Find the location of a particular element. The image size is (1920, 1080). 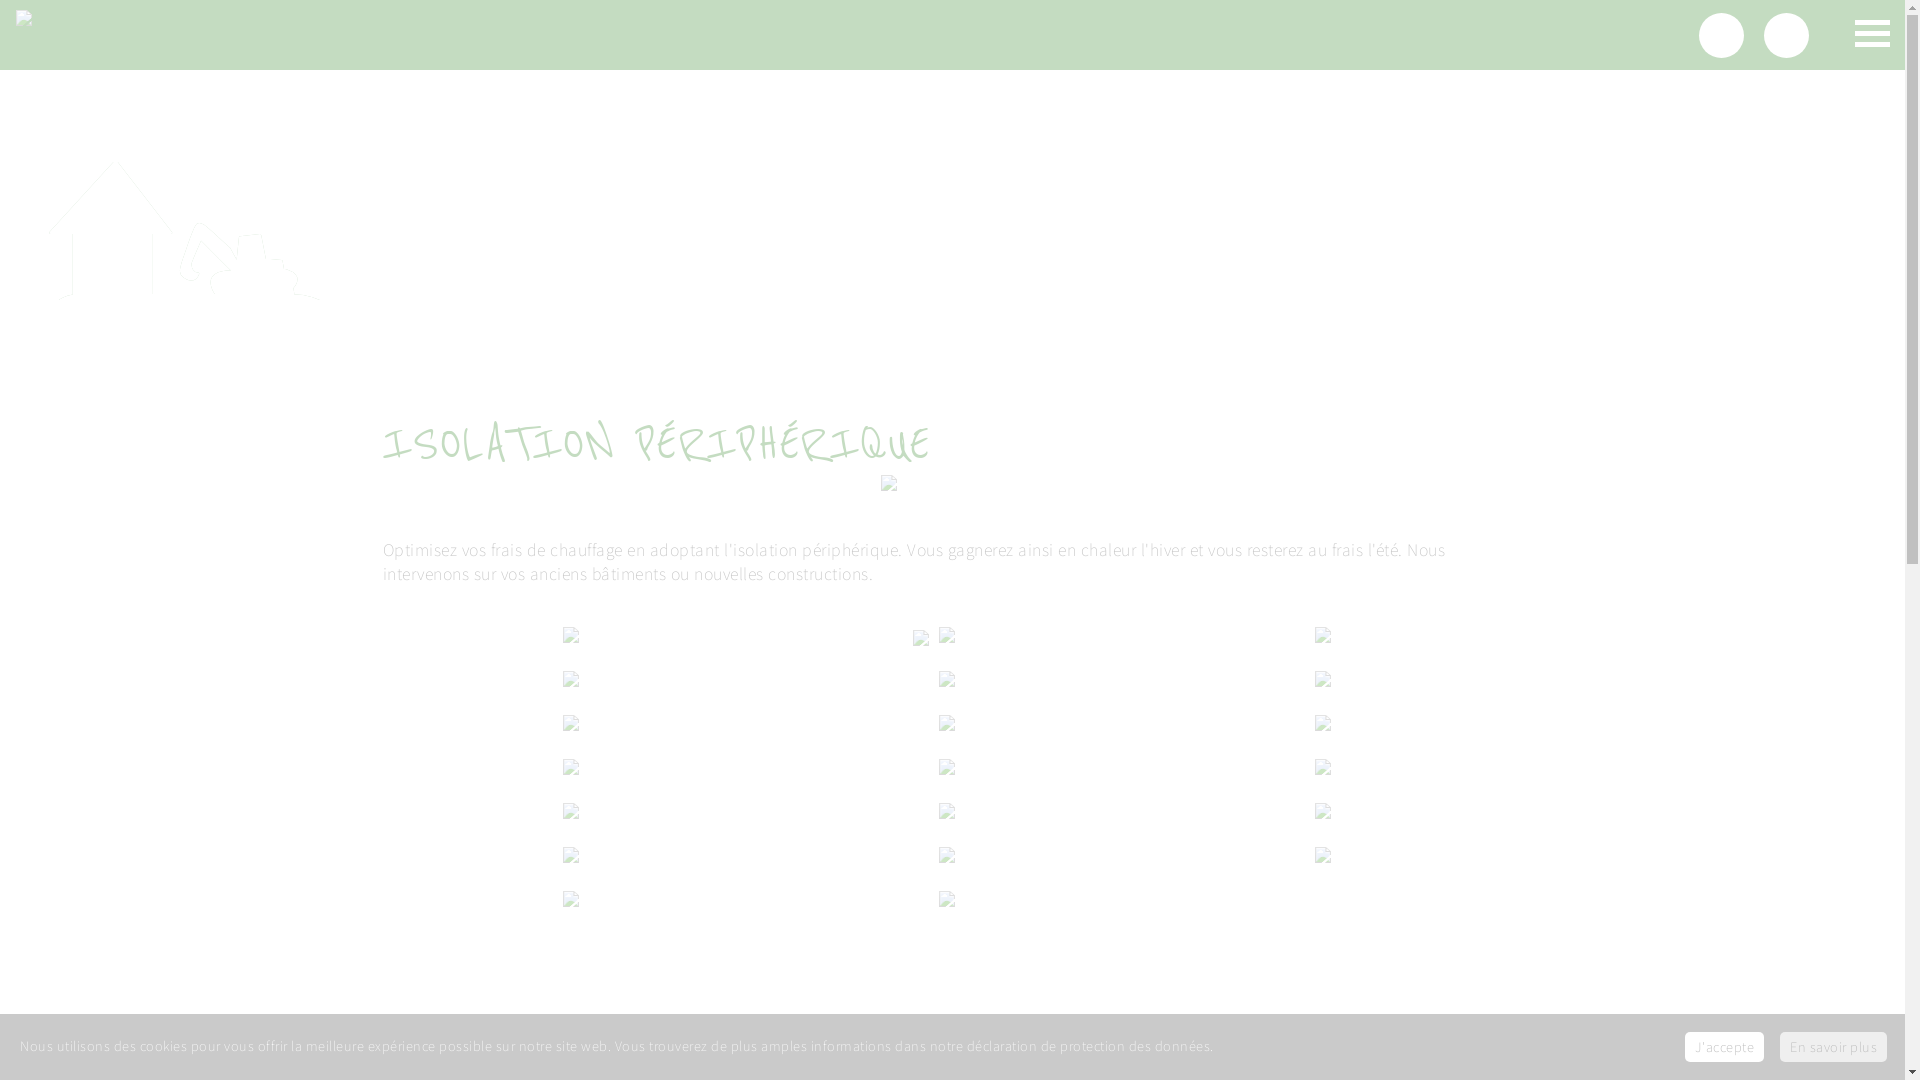

'J'accepte' is located at coordinates (1722, 1045).